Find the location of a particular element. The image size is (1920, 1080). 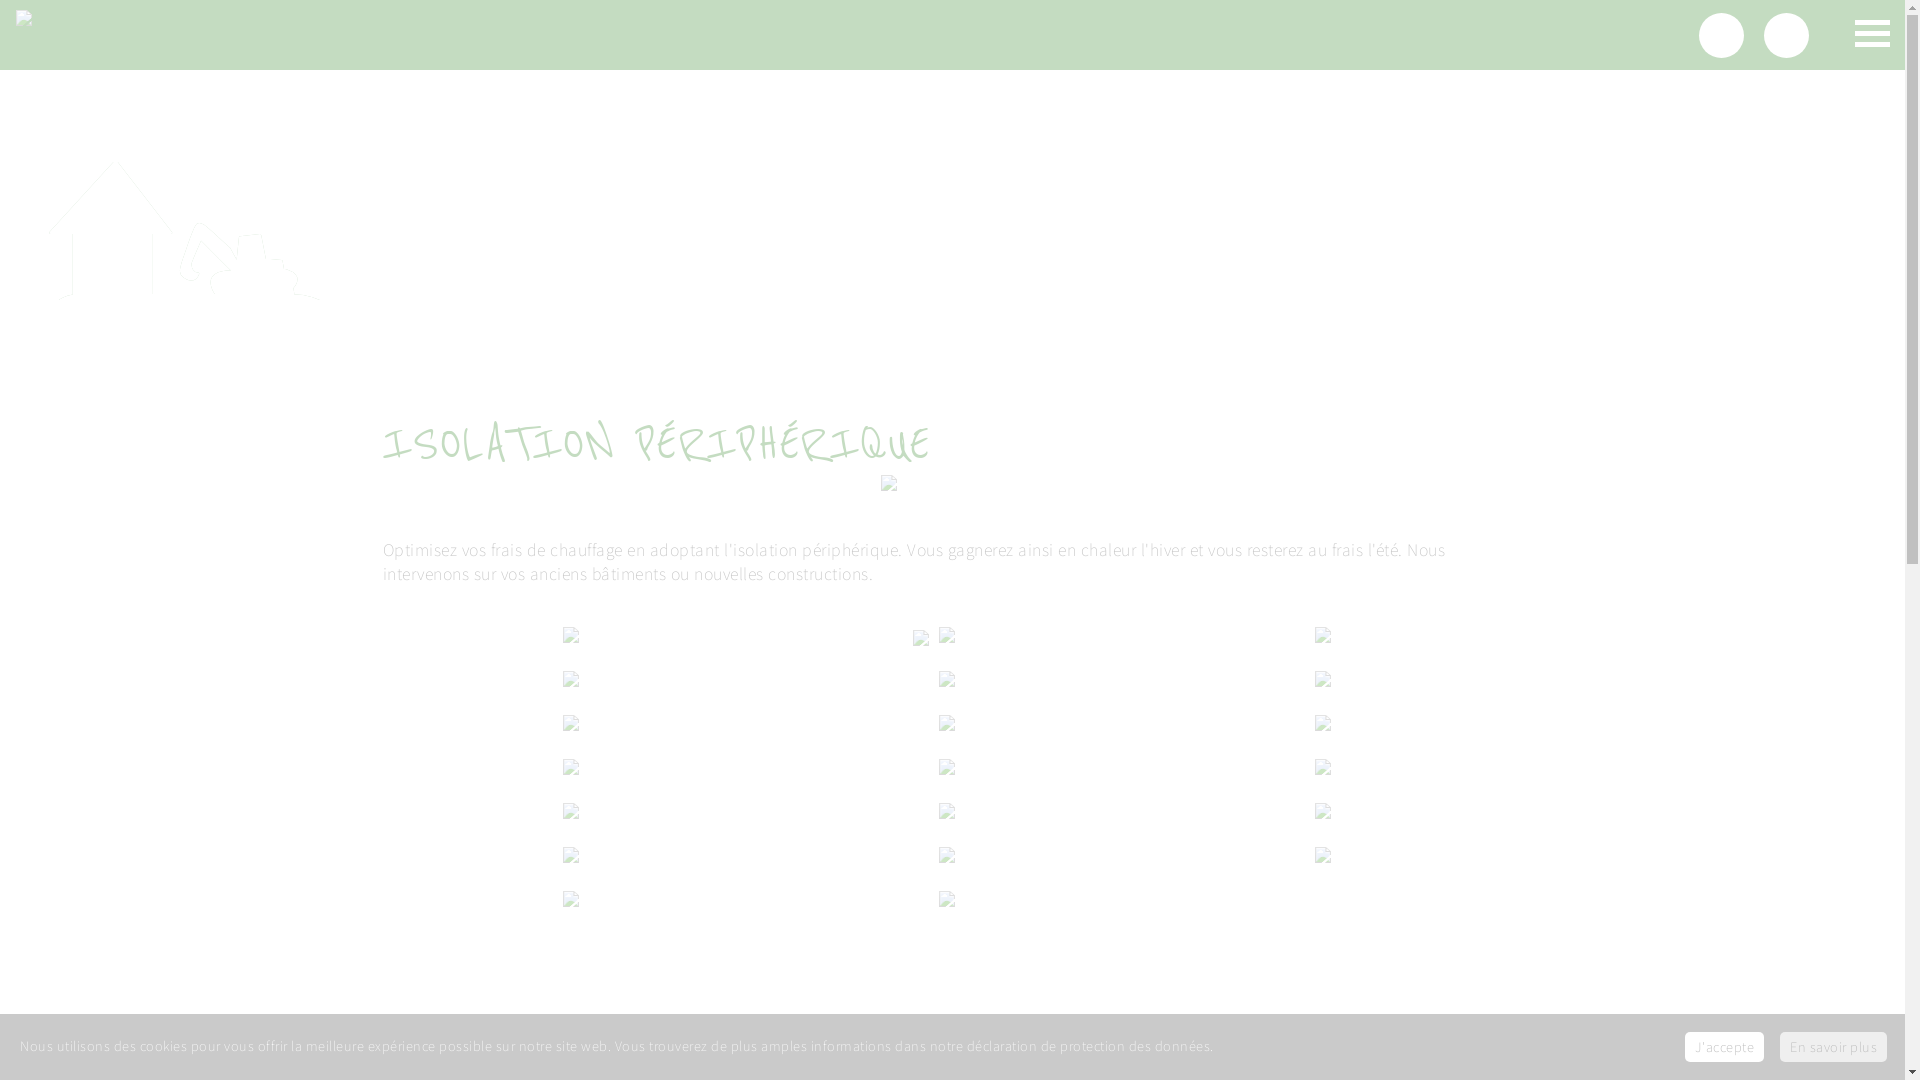

'J'accepte' is located at coordinates (1722, 1045).